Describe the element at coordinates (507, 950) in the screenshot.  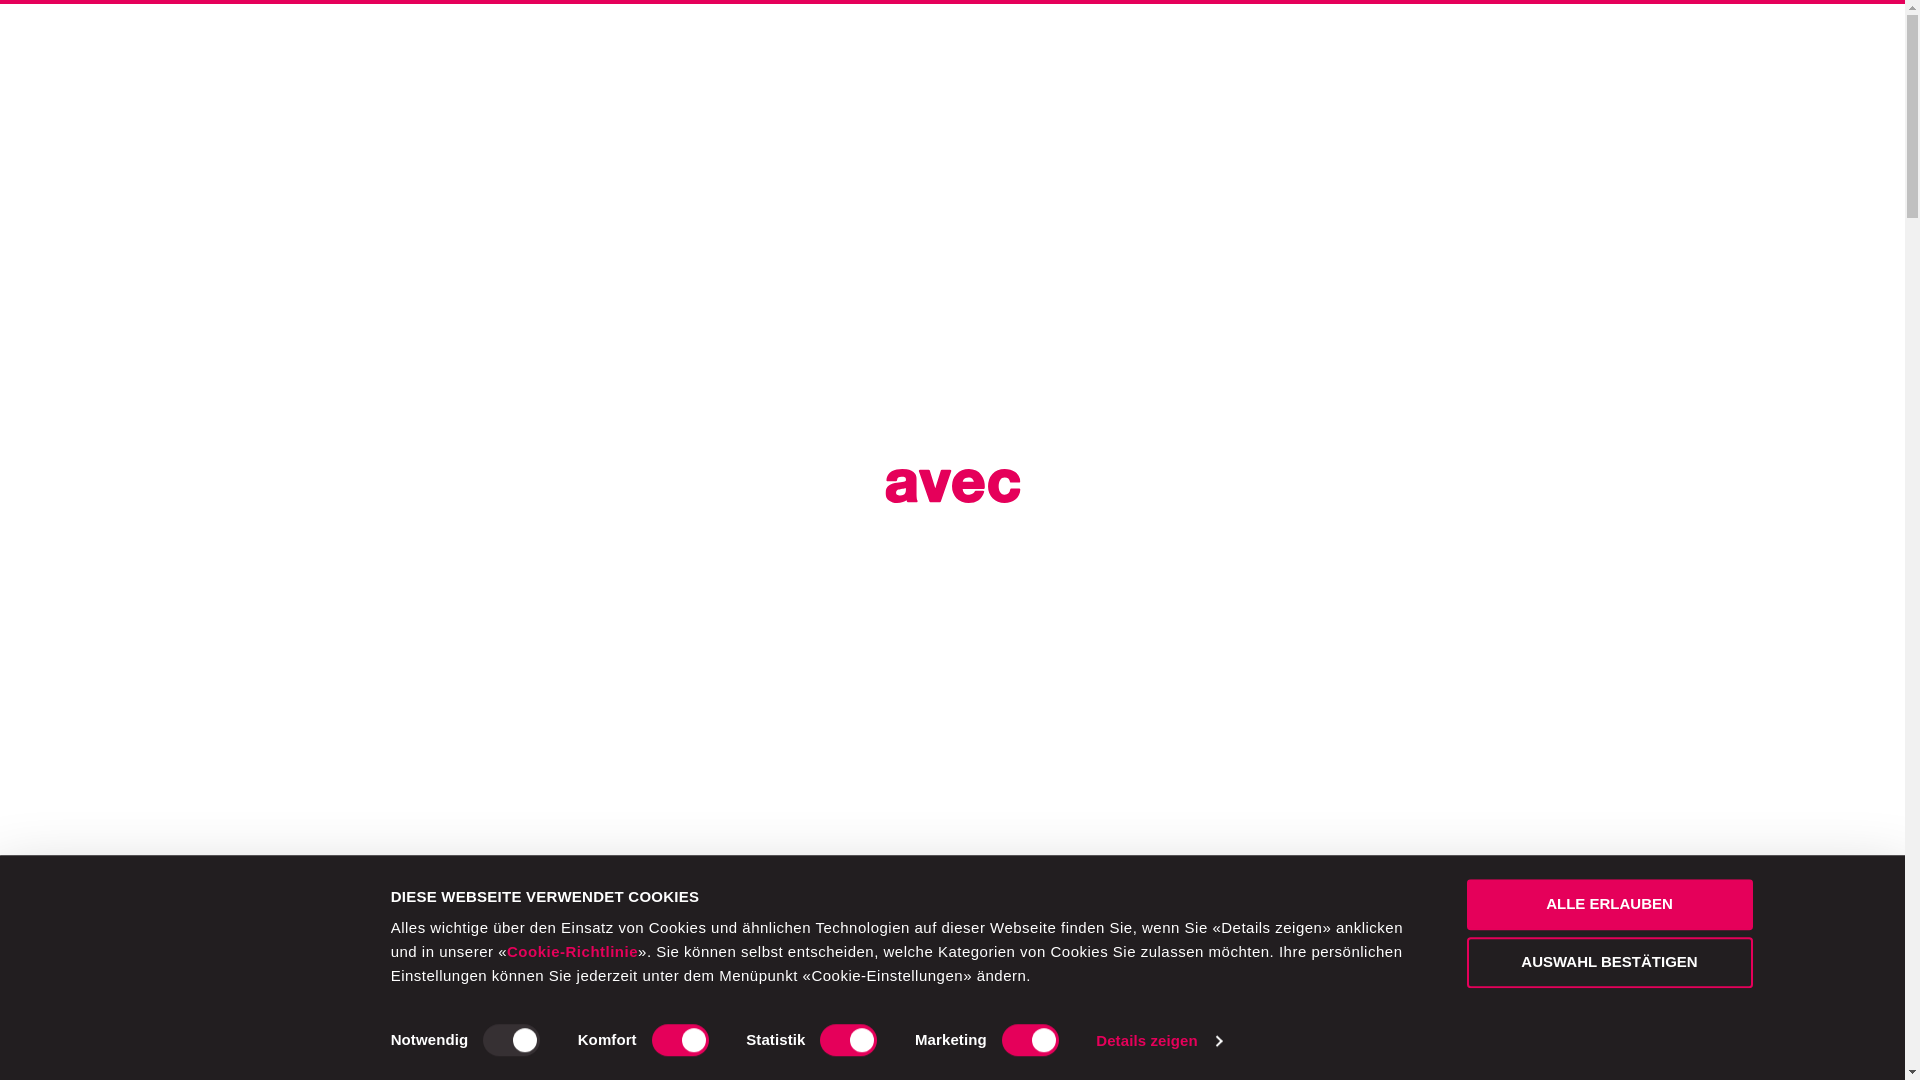
I see `'Cookie-Richtlinie'` at that location.